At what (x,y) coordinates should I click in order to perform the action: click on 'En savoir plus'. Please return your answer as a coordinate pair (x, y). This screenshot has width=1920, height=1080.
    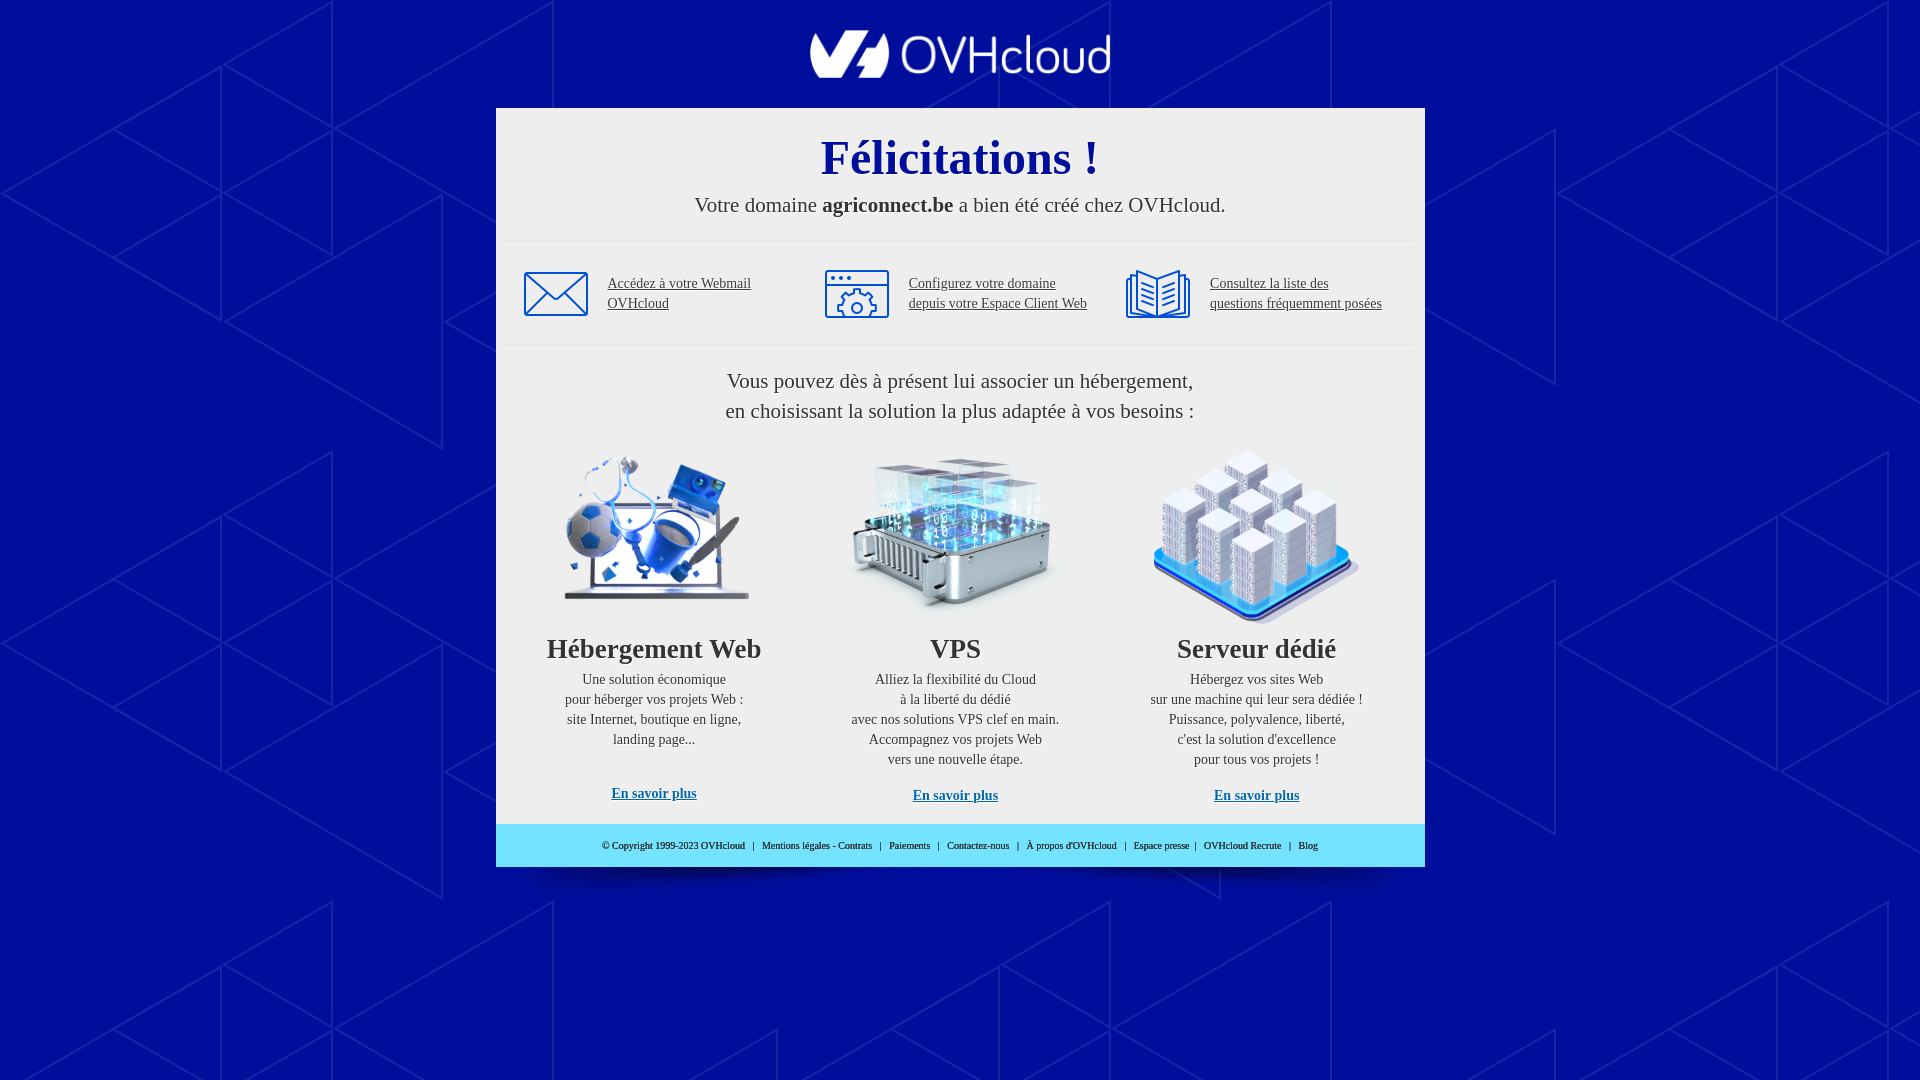
    Looking at the image, I should click on (653, 792).